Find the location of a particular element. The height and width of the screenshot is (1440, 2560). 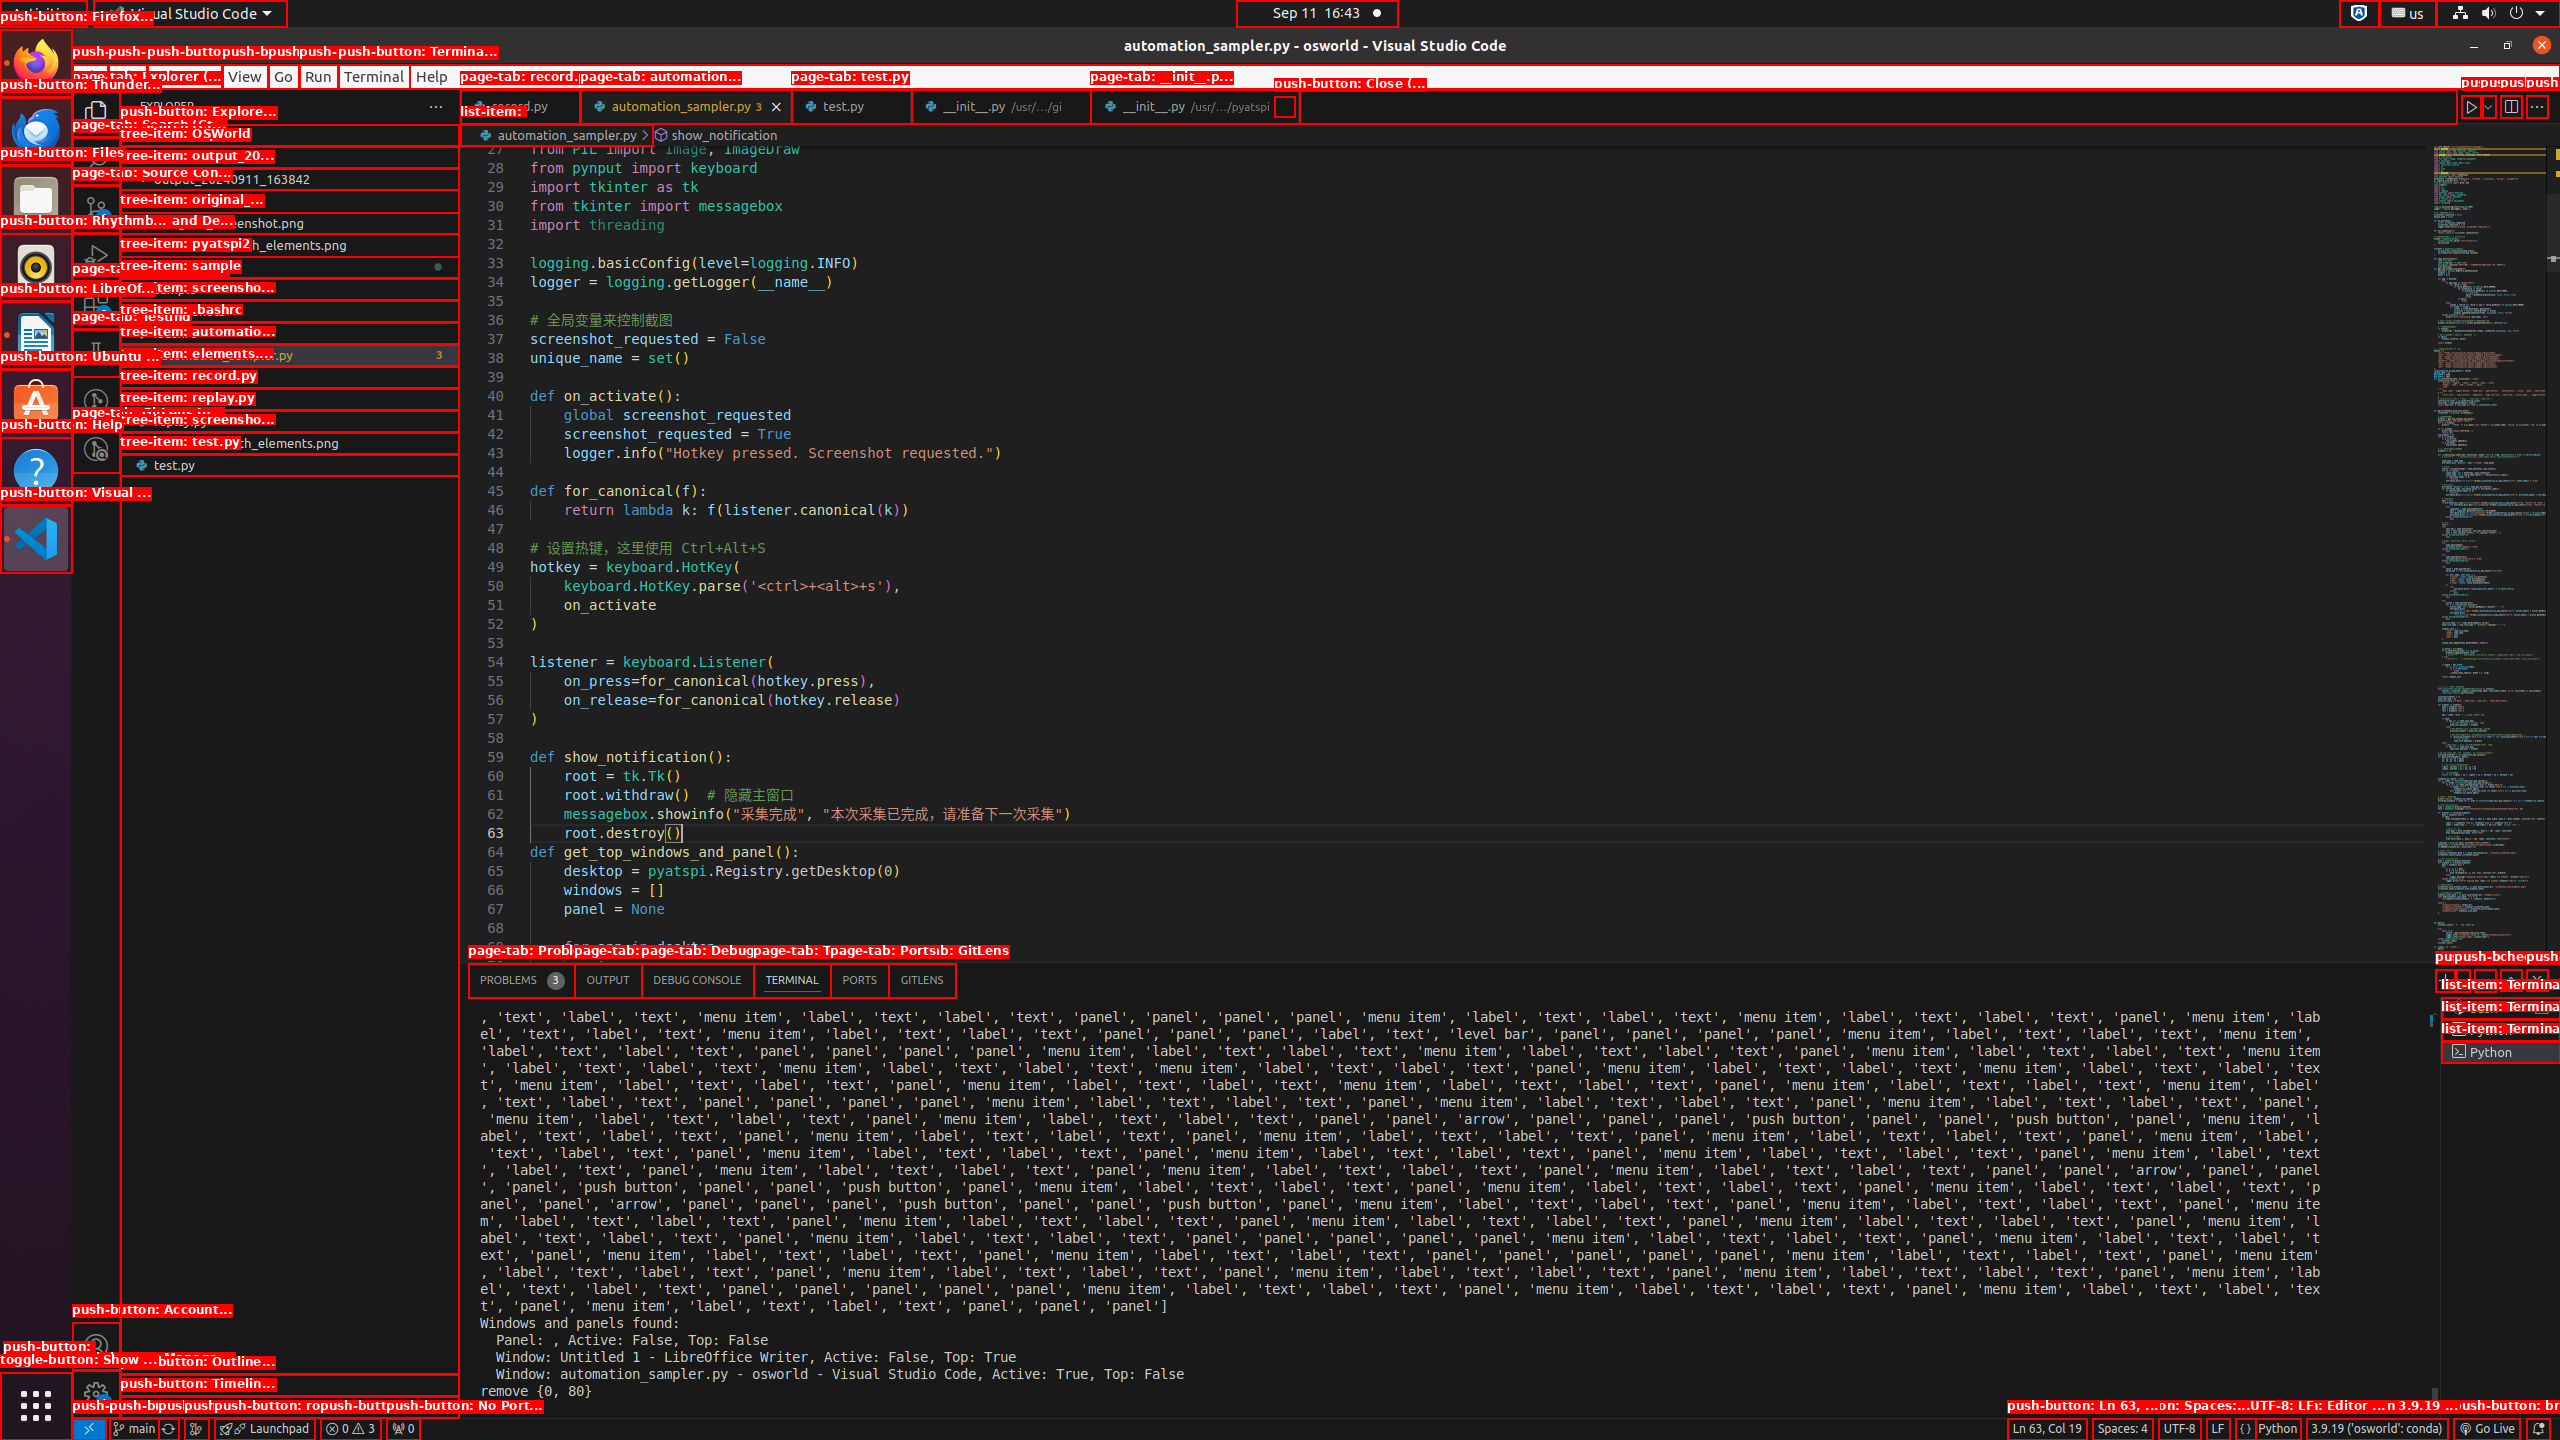

'Run or Debug...' is located at coordinates (2487, 106).